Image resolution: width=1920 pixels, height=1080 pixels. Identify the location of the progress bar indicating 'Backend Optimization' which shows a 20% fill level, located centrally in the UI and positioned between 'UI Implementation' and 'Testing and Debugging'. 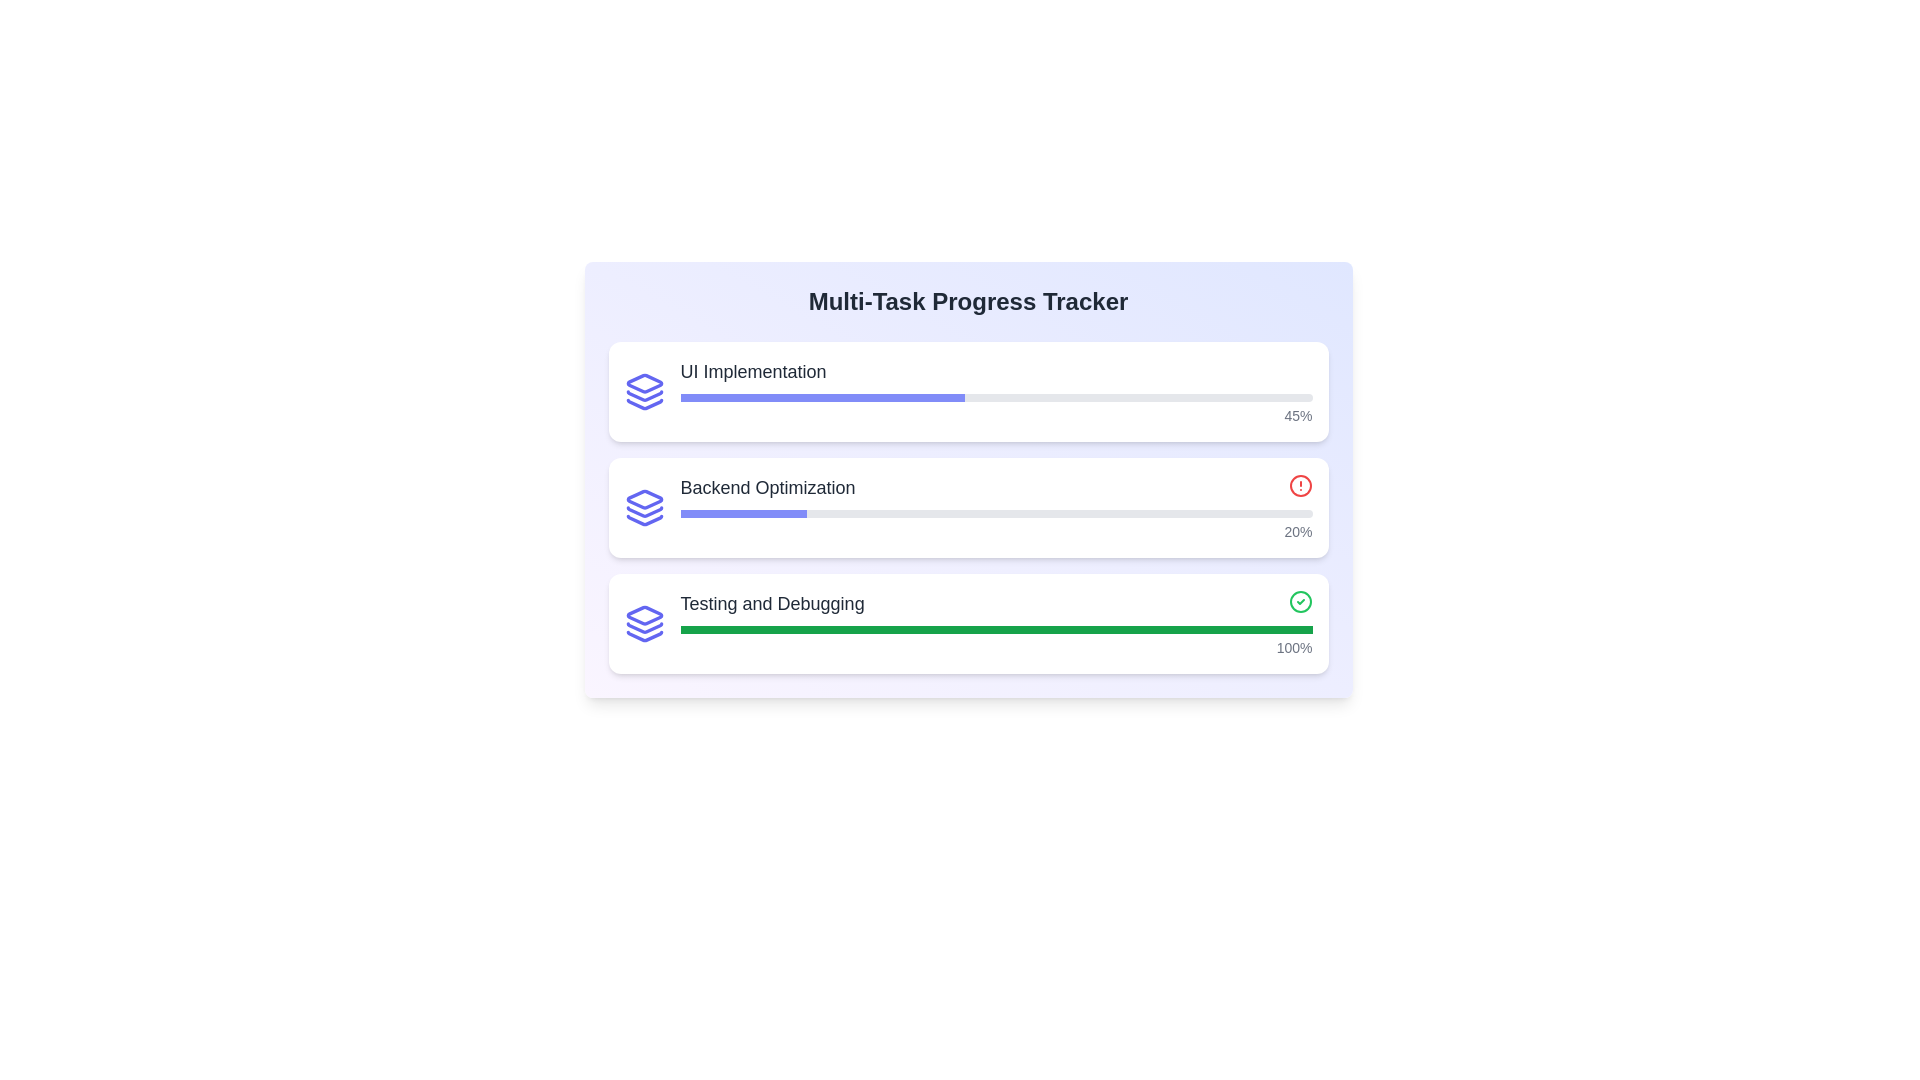
(968, 507).